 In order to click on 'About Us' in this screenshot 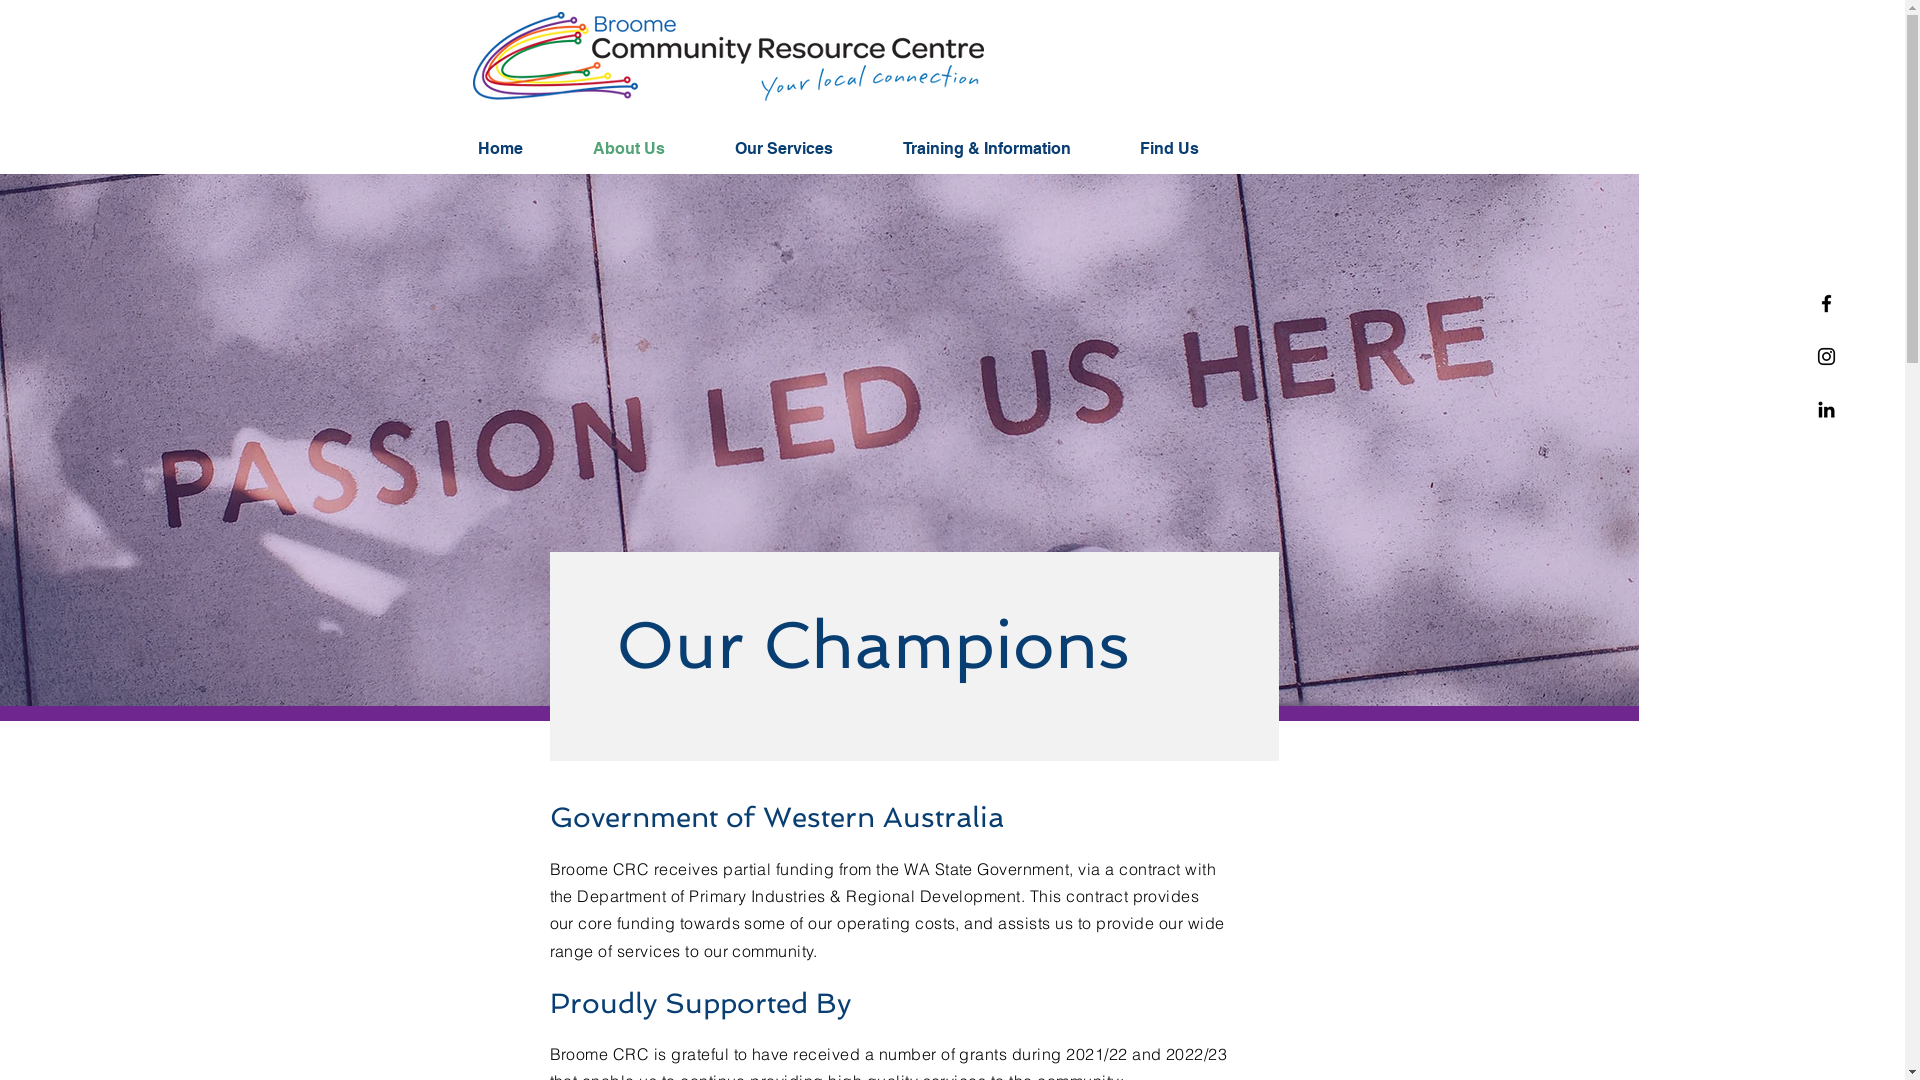, I will do `click(648, 148)`.